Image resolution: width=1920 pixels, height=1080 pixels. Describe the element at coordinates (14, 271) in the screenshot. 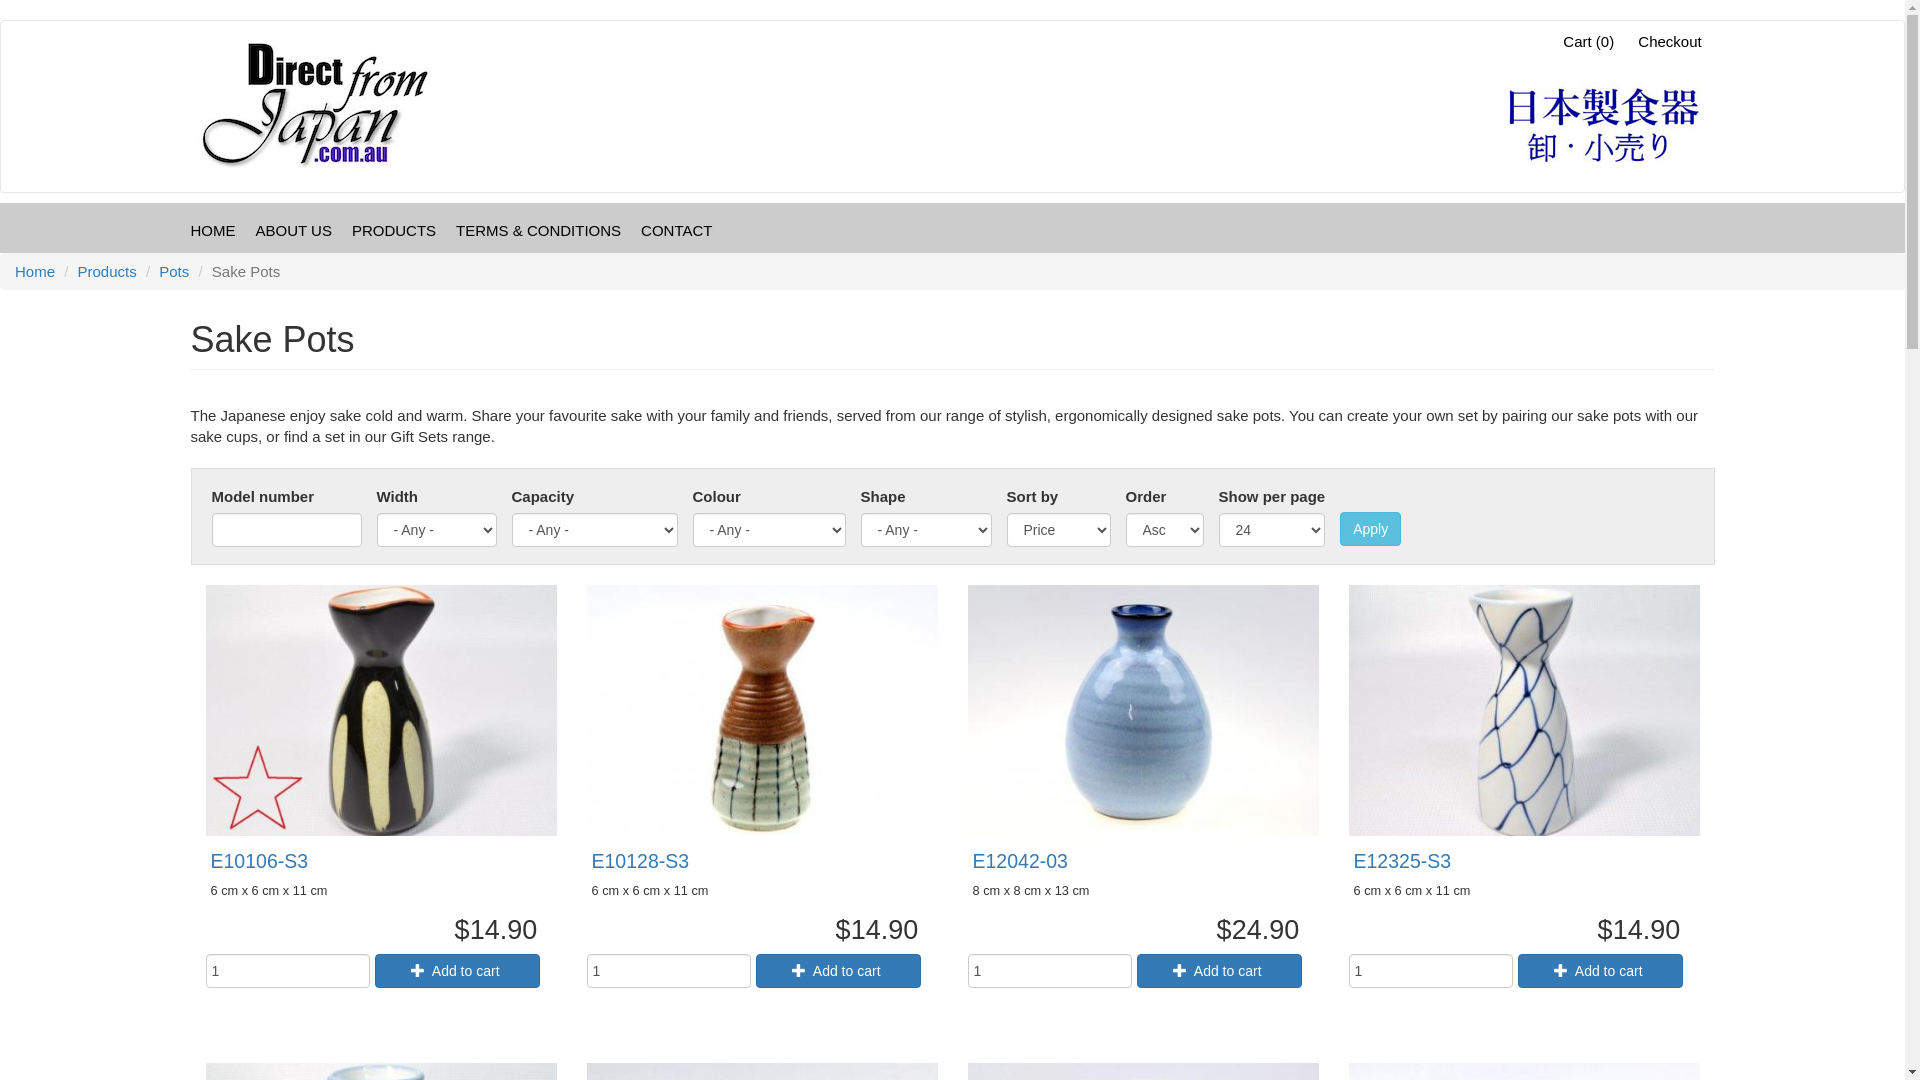

I see `'Home'` at that location.